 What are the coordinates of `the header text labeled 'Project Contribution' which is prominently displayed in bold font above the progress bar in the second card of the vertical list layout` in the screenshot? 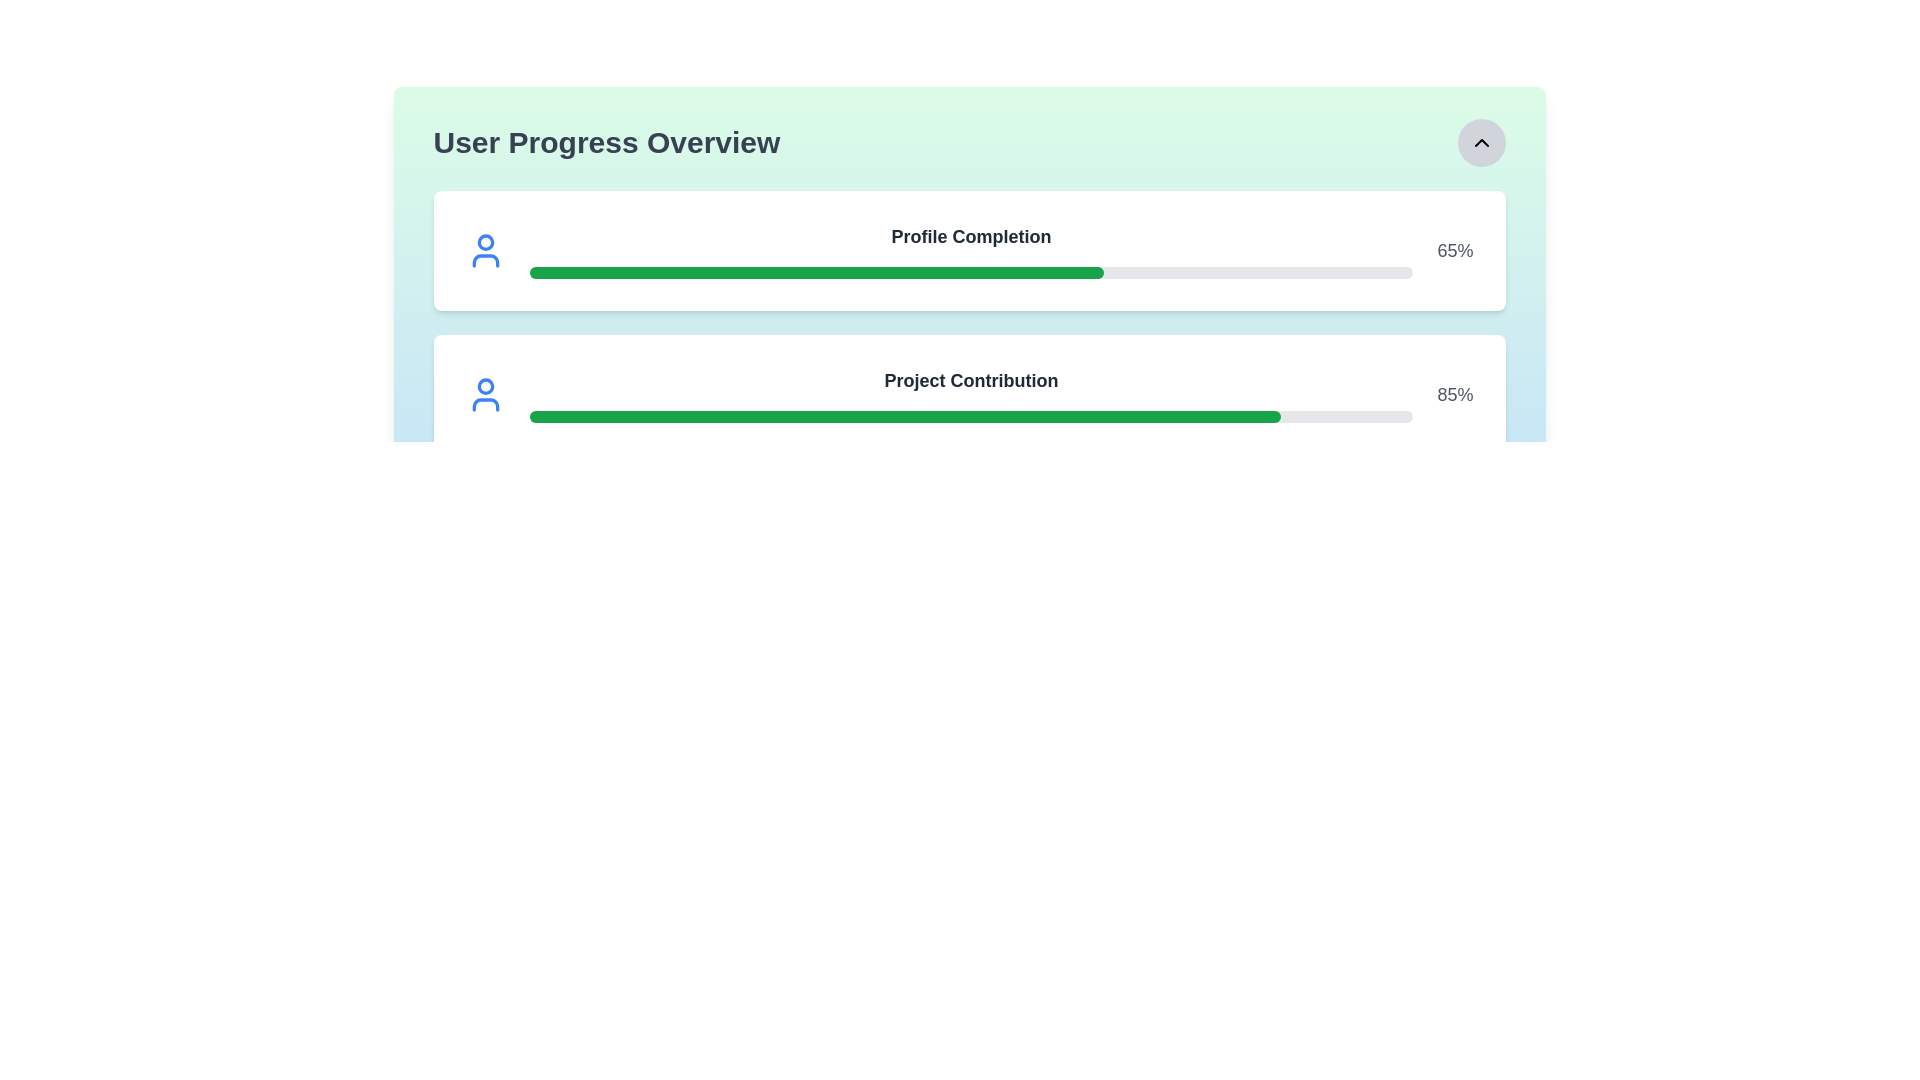 It's located at (971, 394).